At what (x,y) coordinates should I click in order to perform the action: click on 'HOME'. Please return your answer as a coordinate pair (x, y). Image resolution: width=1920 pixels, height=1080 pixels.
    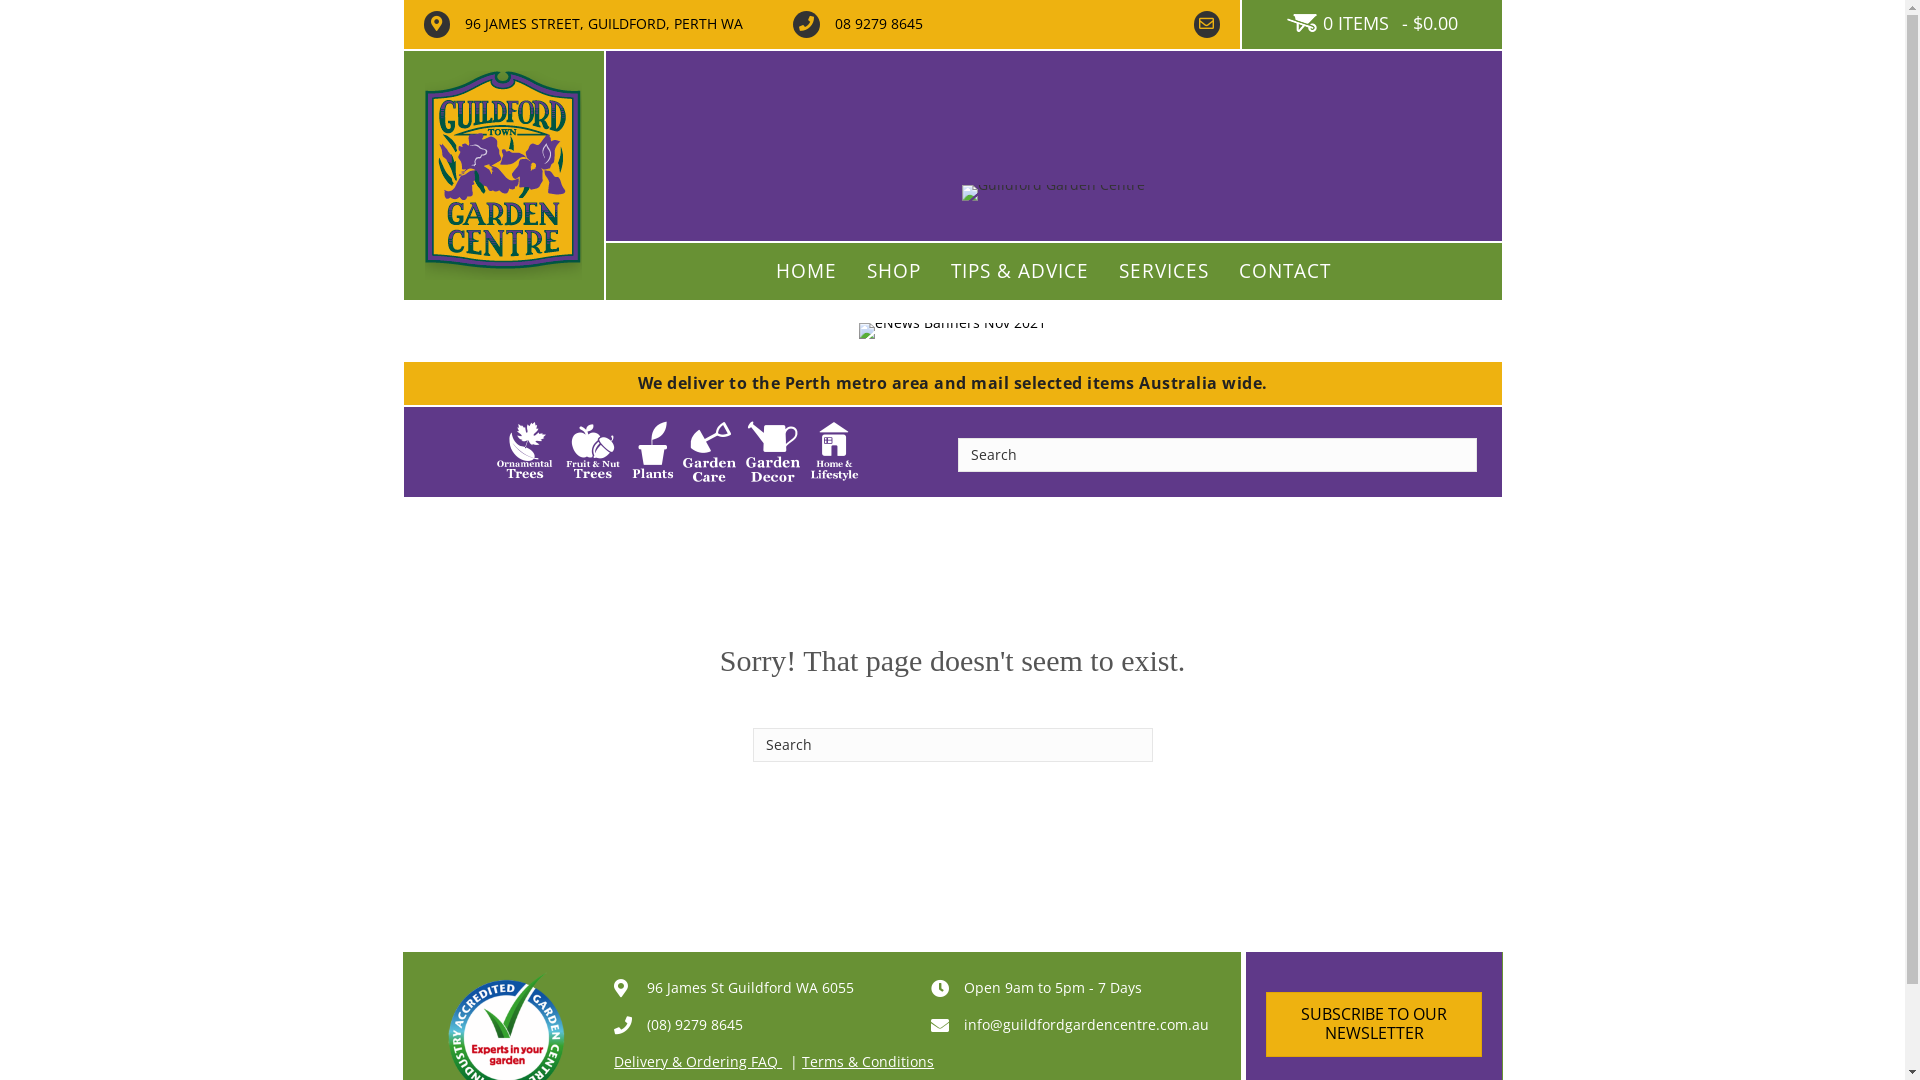
    Looking at the image, I should click on (806, 272).